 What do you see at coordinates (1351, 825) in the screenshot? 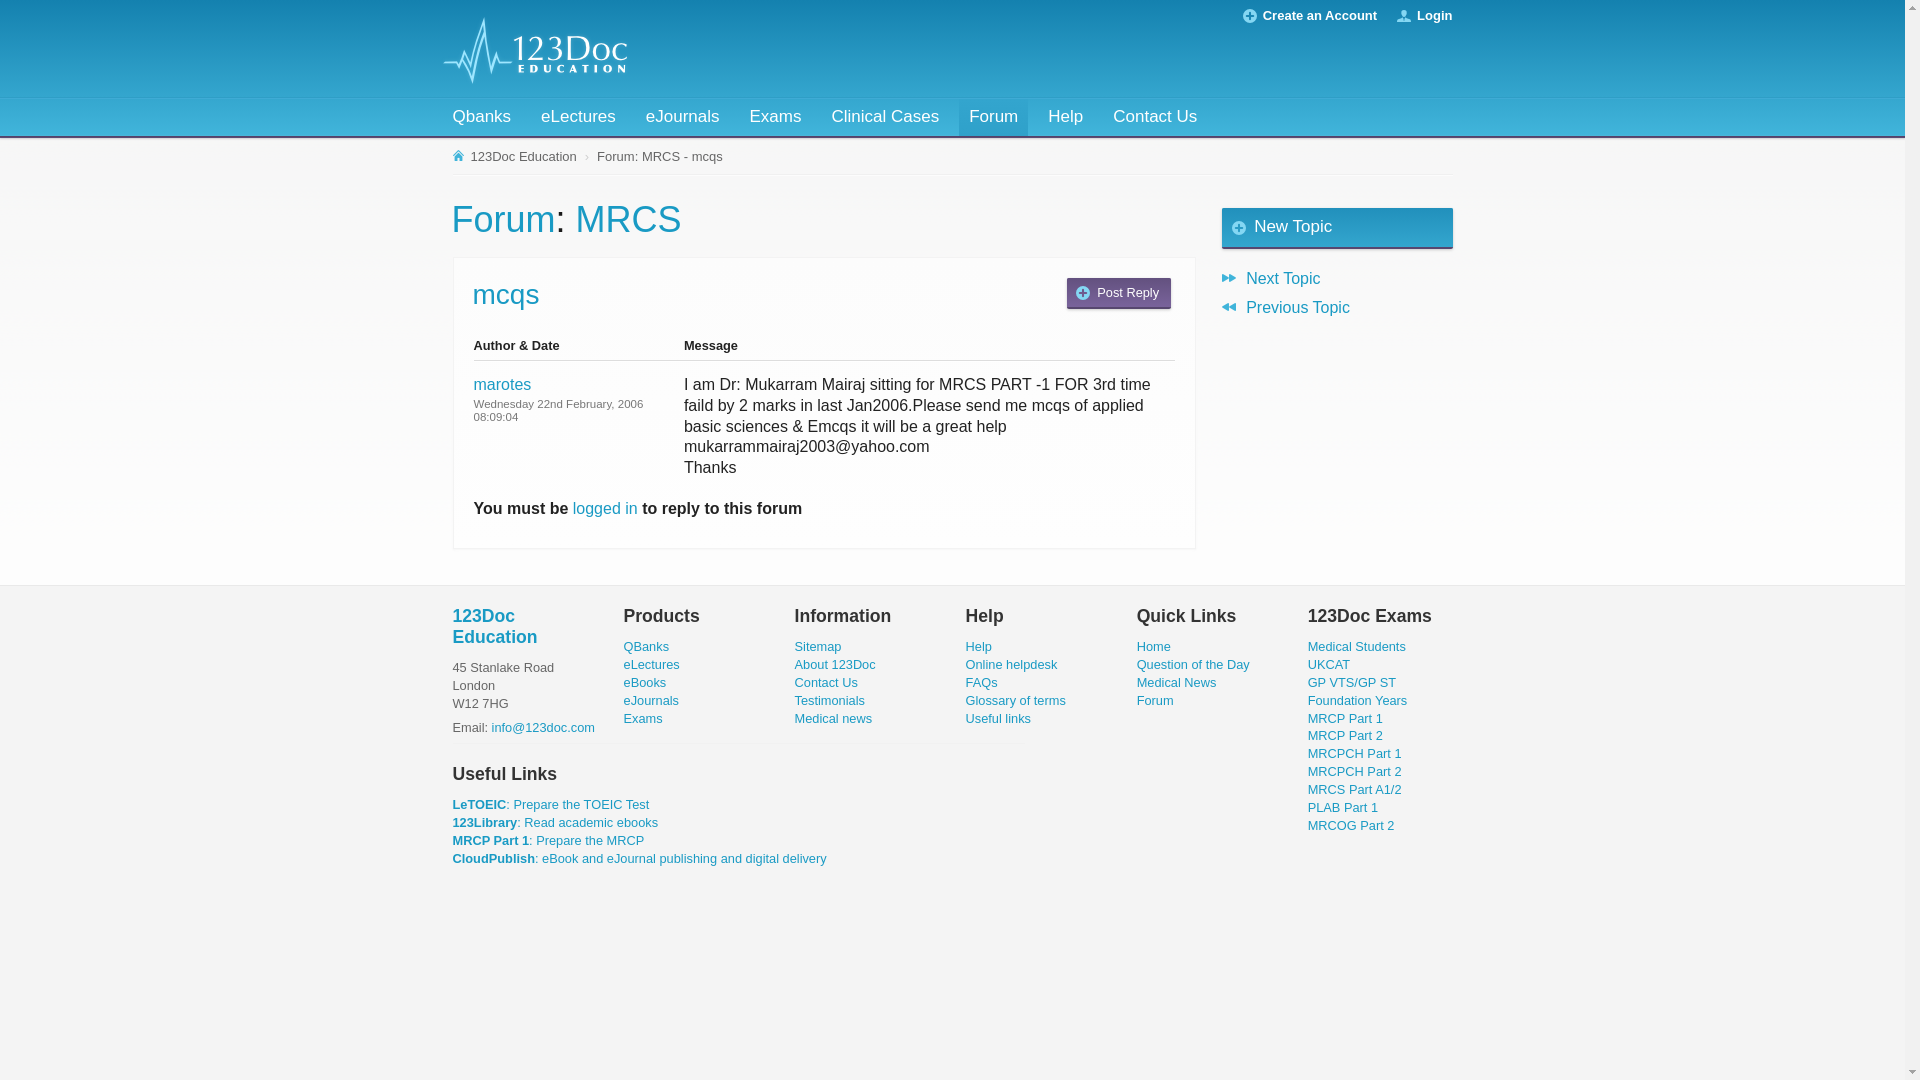
I see `'MRCOG Part 2'` at bounding box center [1351, 825].